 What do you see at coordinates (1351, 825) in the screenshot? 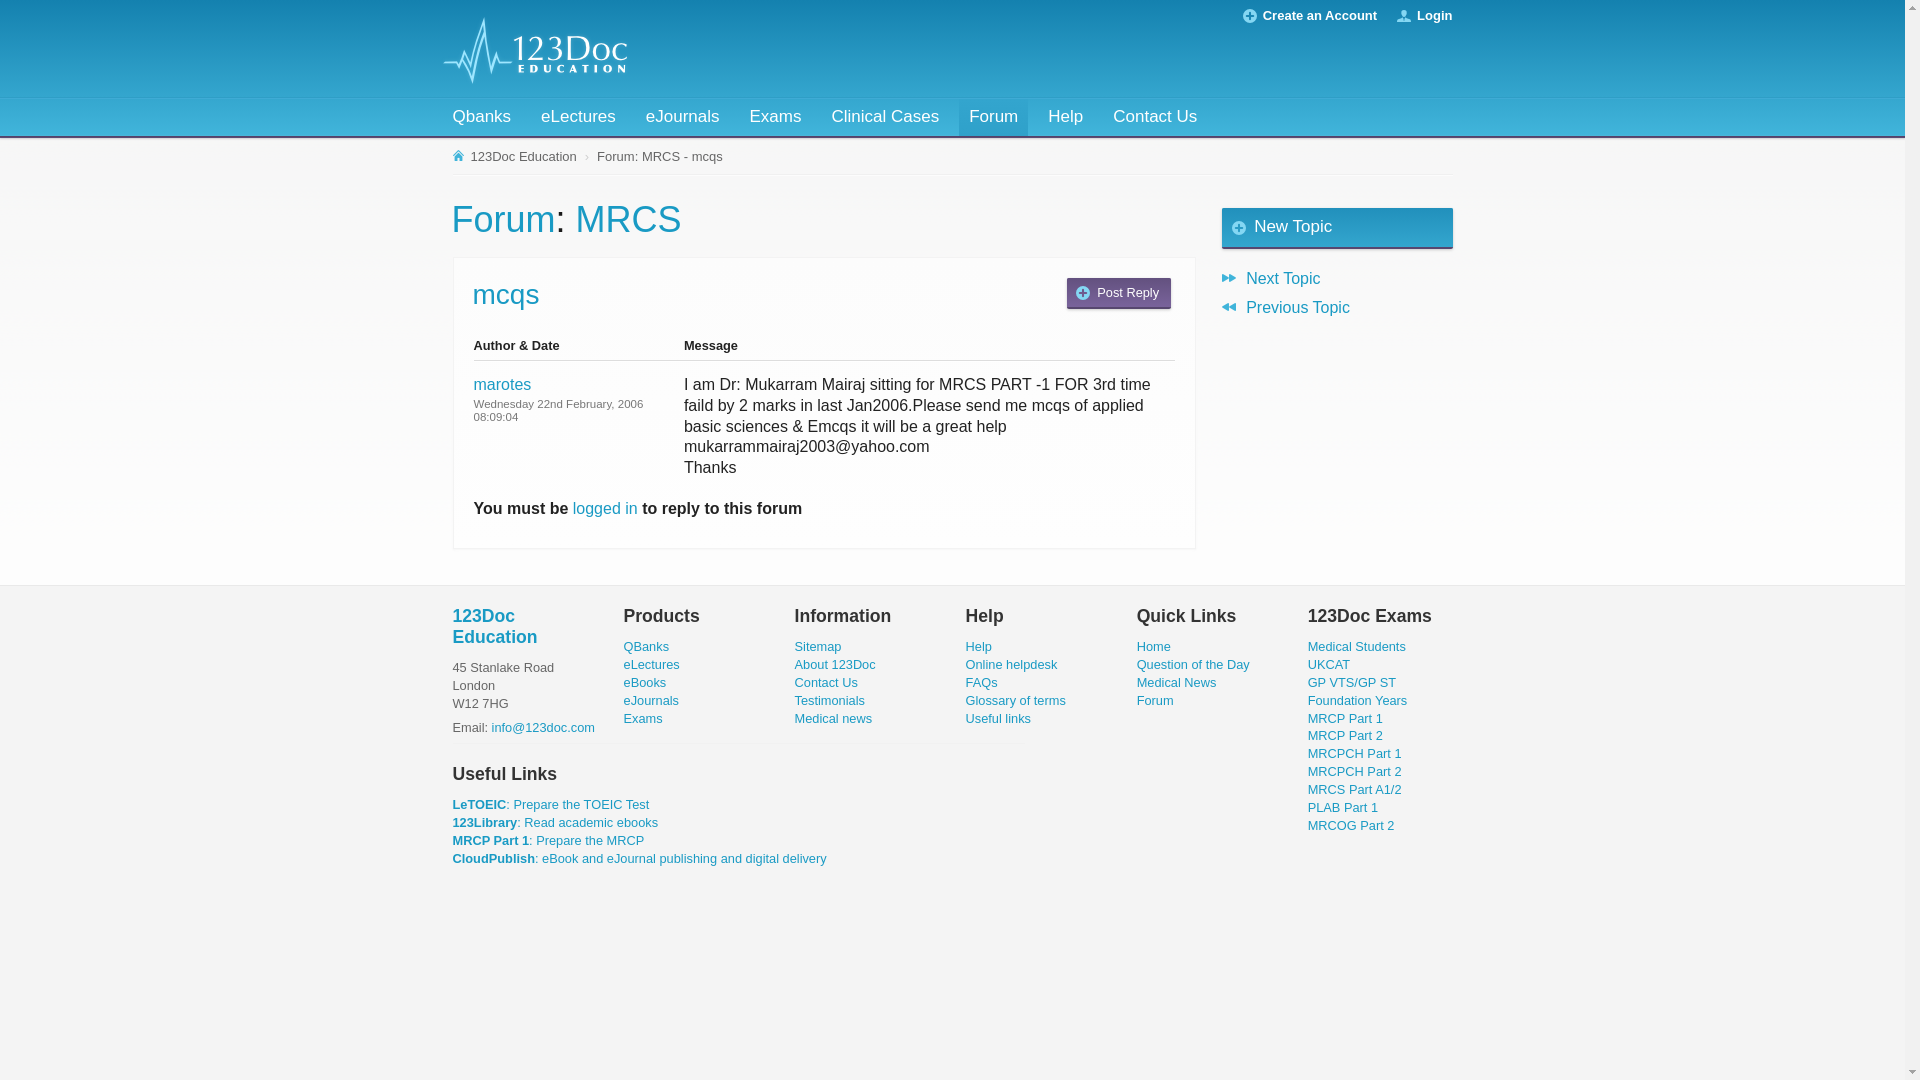
I see `'MRCOG Part 2'` at bounding box center [1351, 825].